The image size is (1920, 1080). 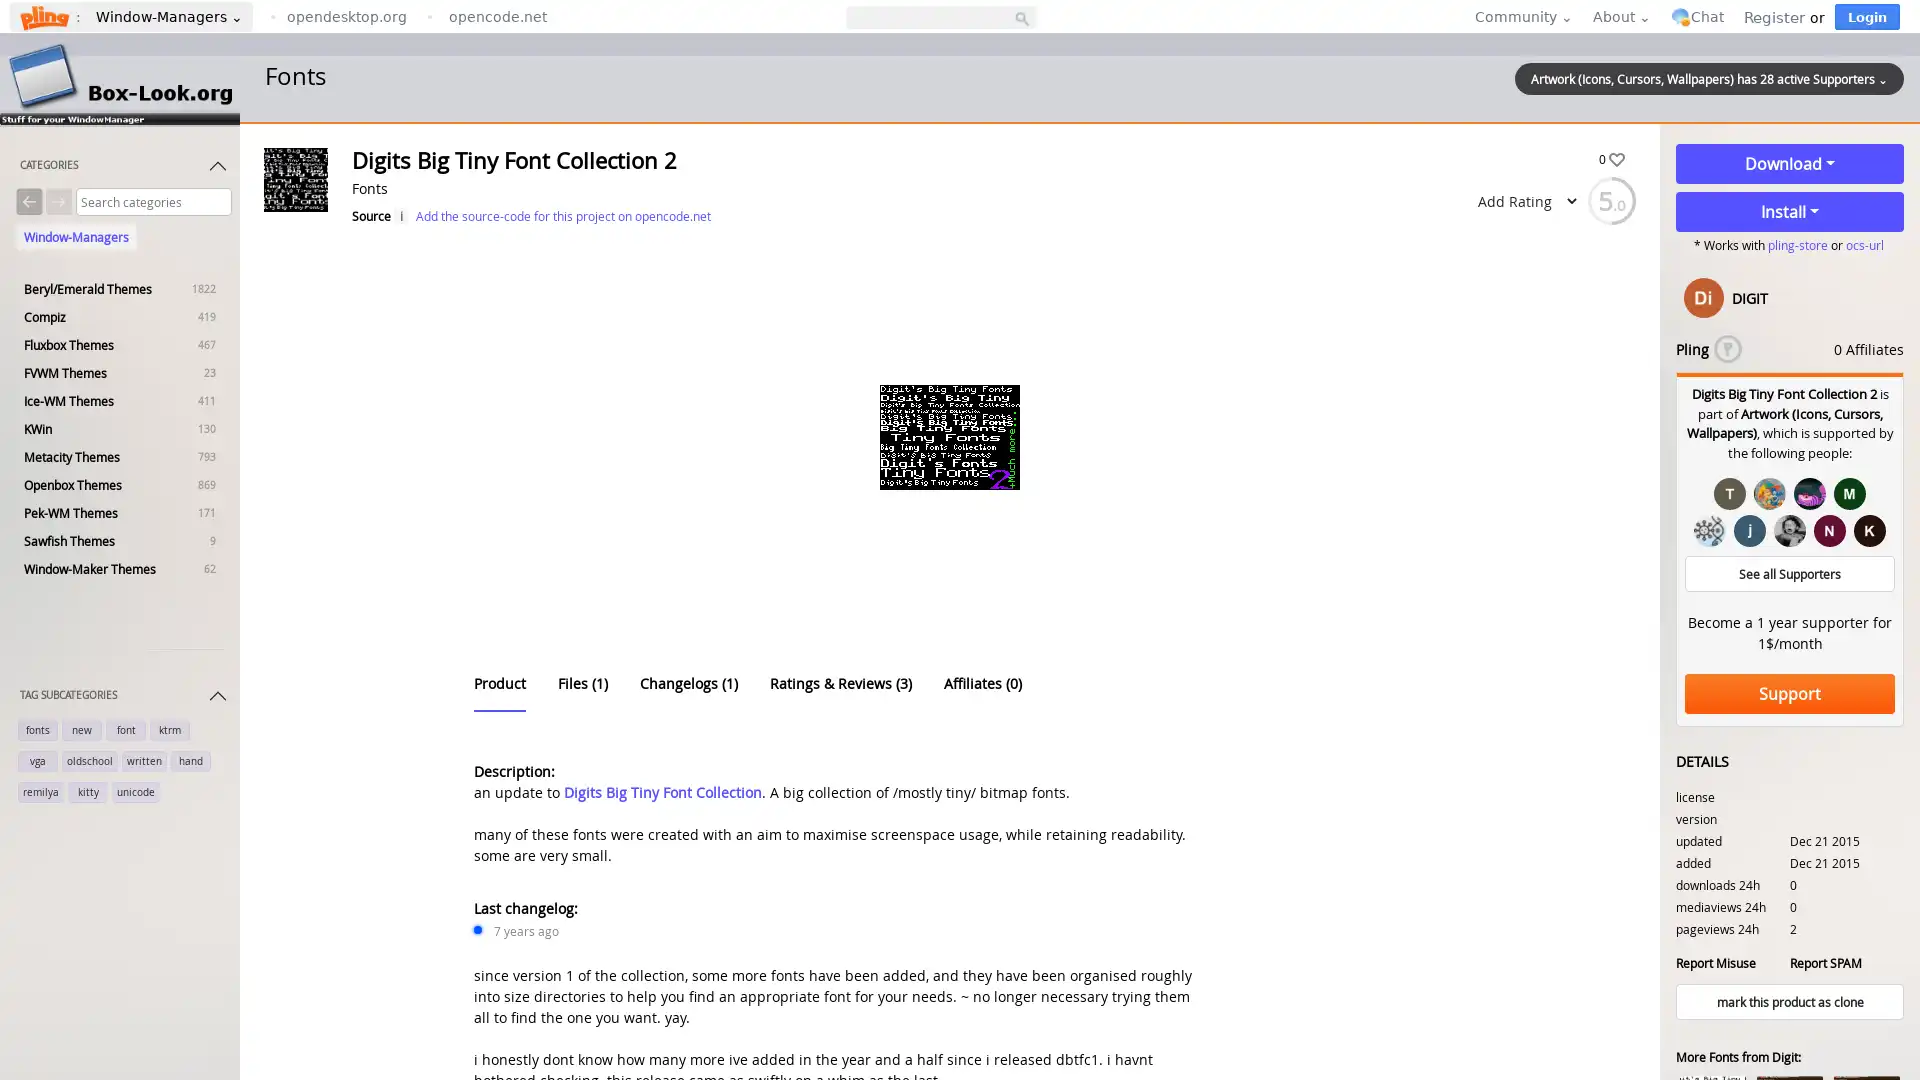 What do you see at coordinates (1790, 212) in the screenshot?
I see `Install` at bounding box center [1790, 212].